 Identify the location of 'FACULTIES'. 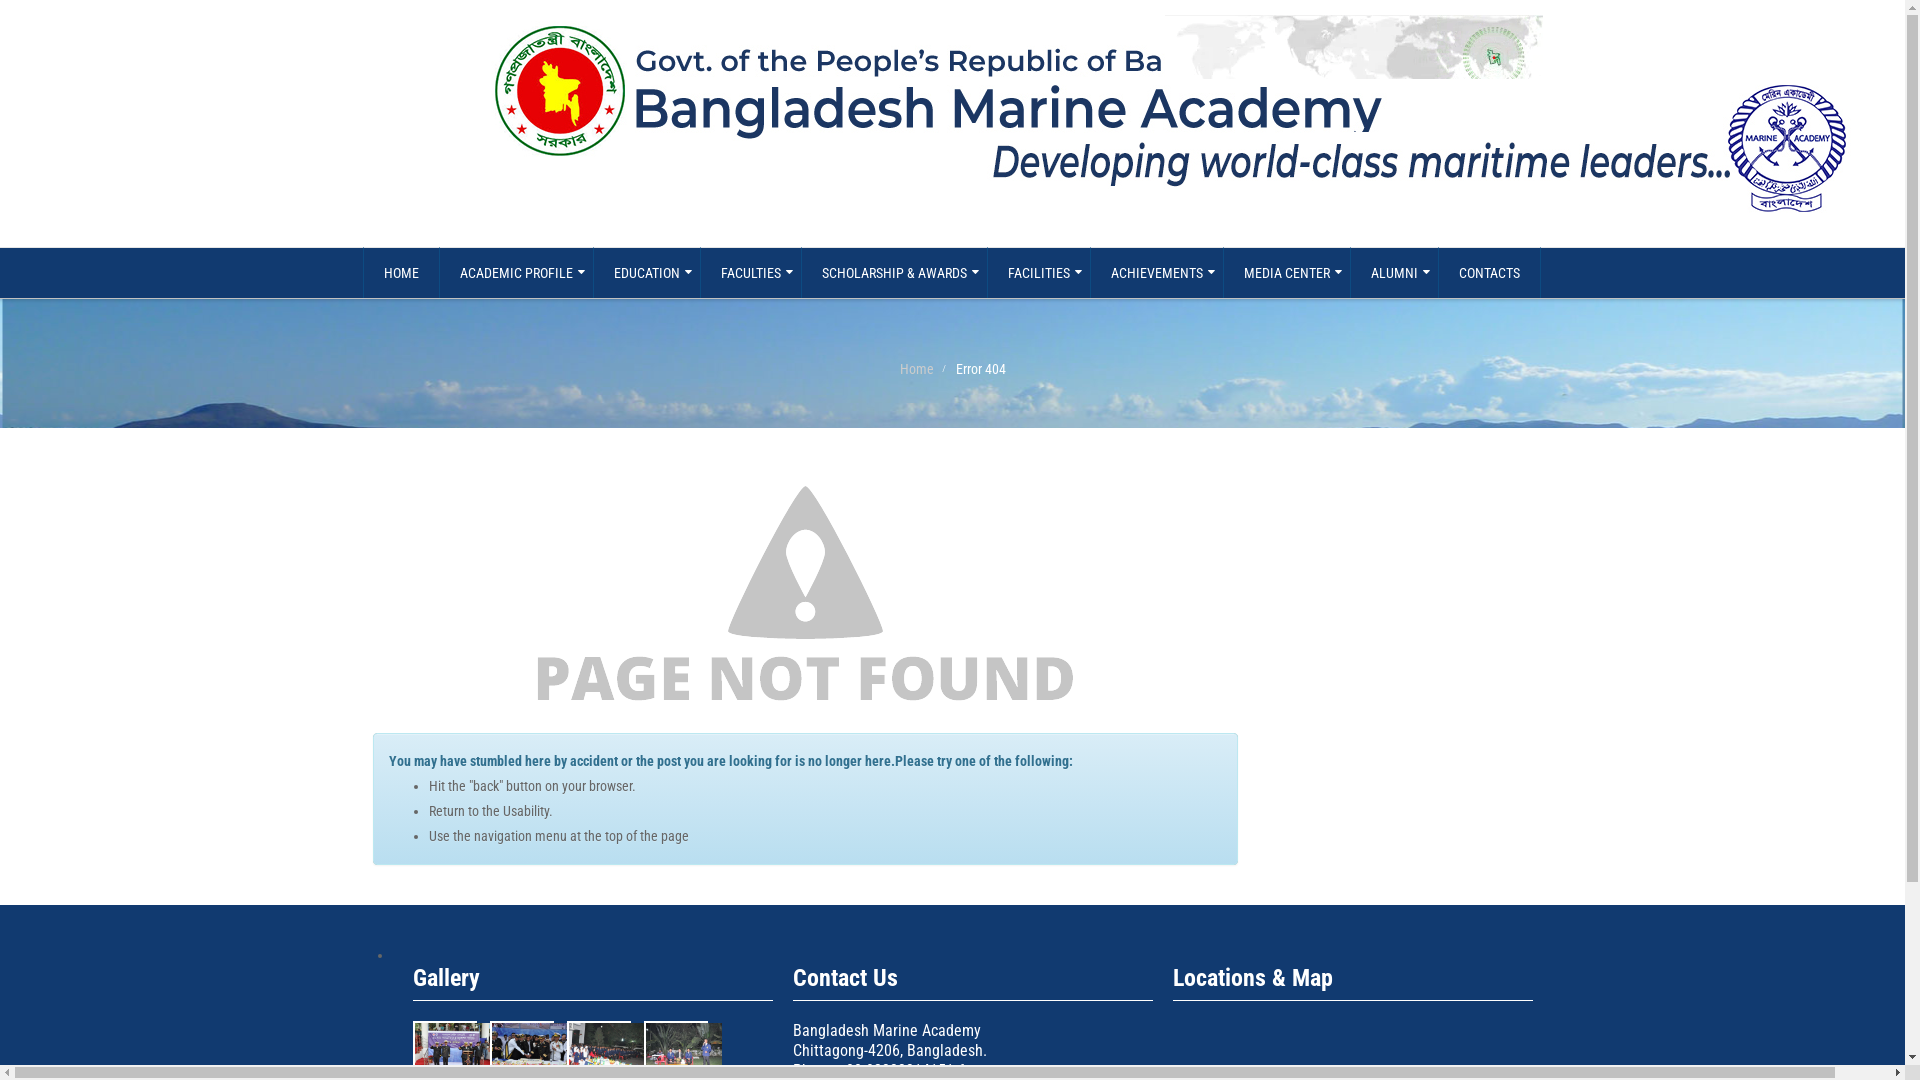
(700, 273).